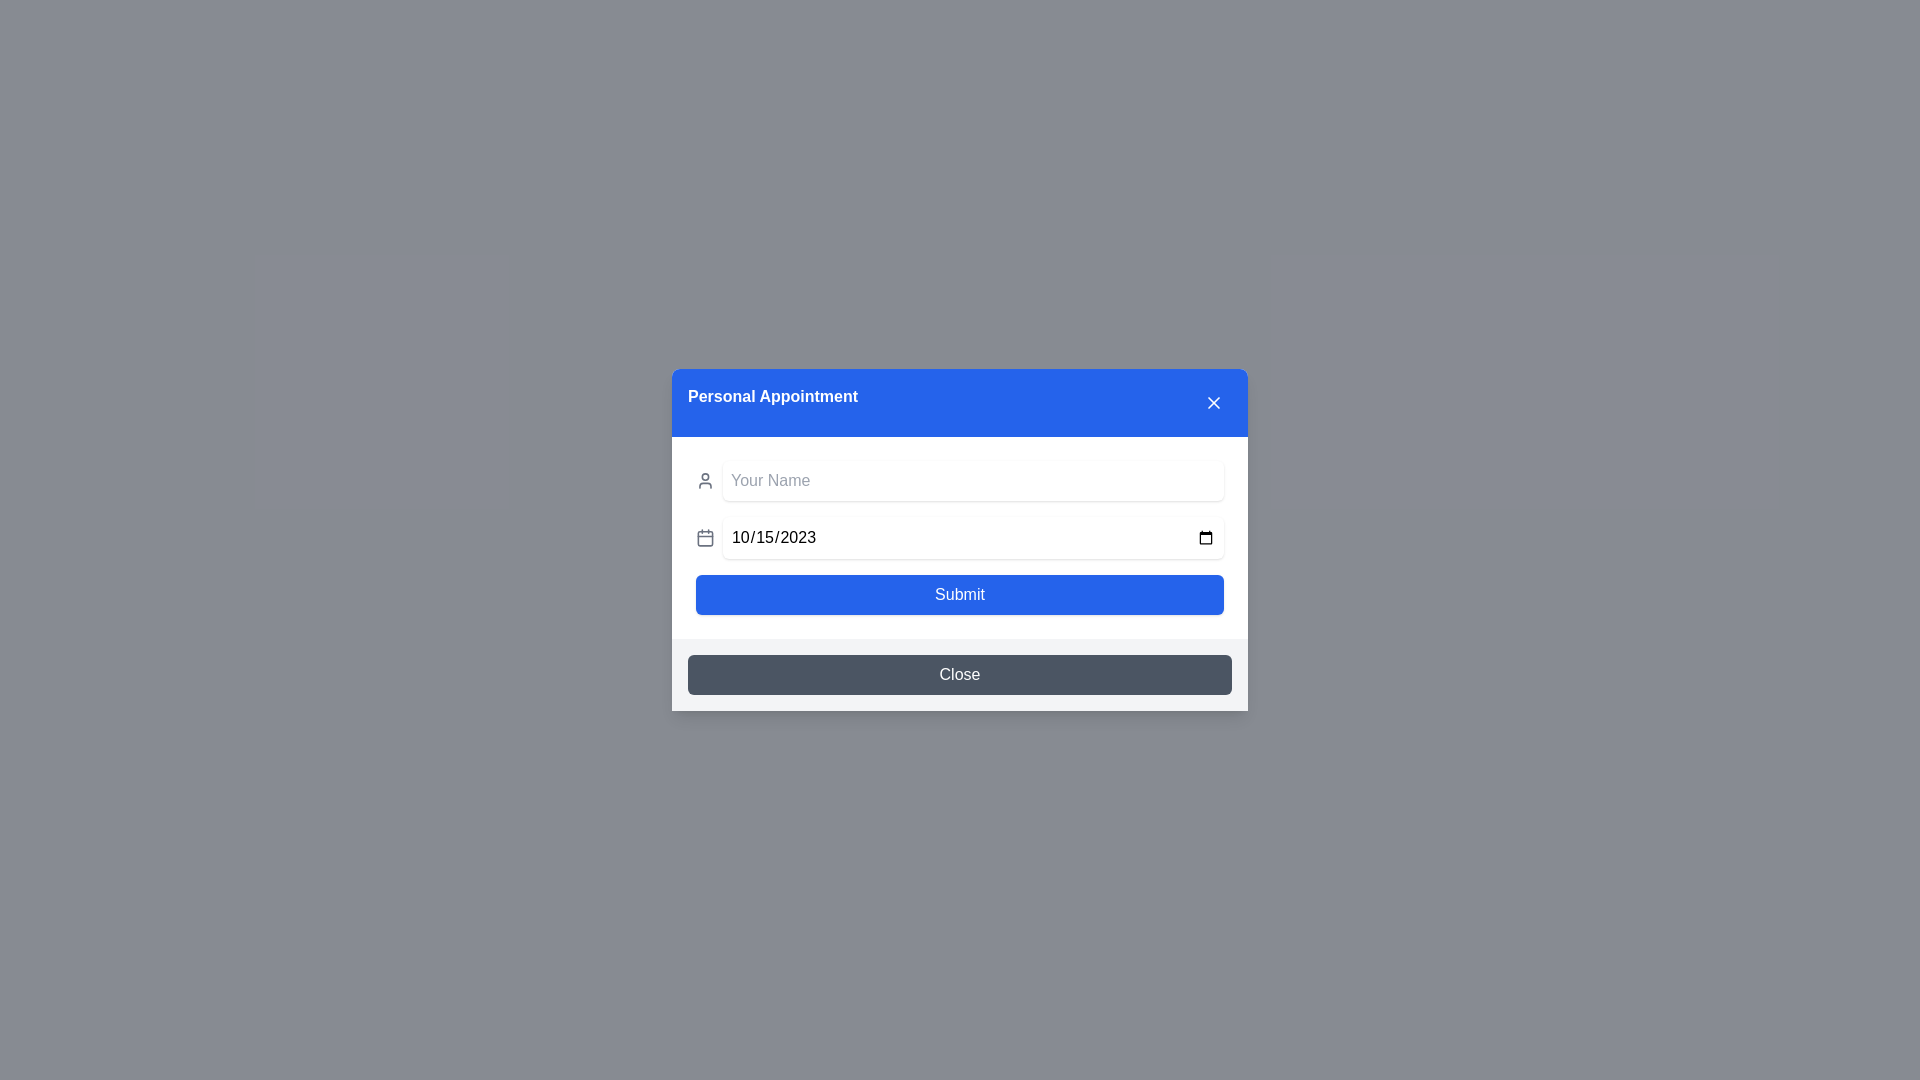 This screenshot has height=1080, width=1920. Describe the element at coordinates (705, 481) in the screenshot. I see `the user profile silhouette icon, which is a small gray icon located to the far left of the text input field labeled 'Your Name'` at that location.